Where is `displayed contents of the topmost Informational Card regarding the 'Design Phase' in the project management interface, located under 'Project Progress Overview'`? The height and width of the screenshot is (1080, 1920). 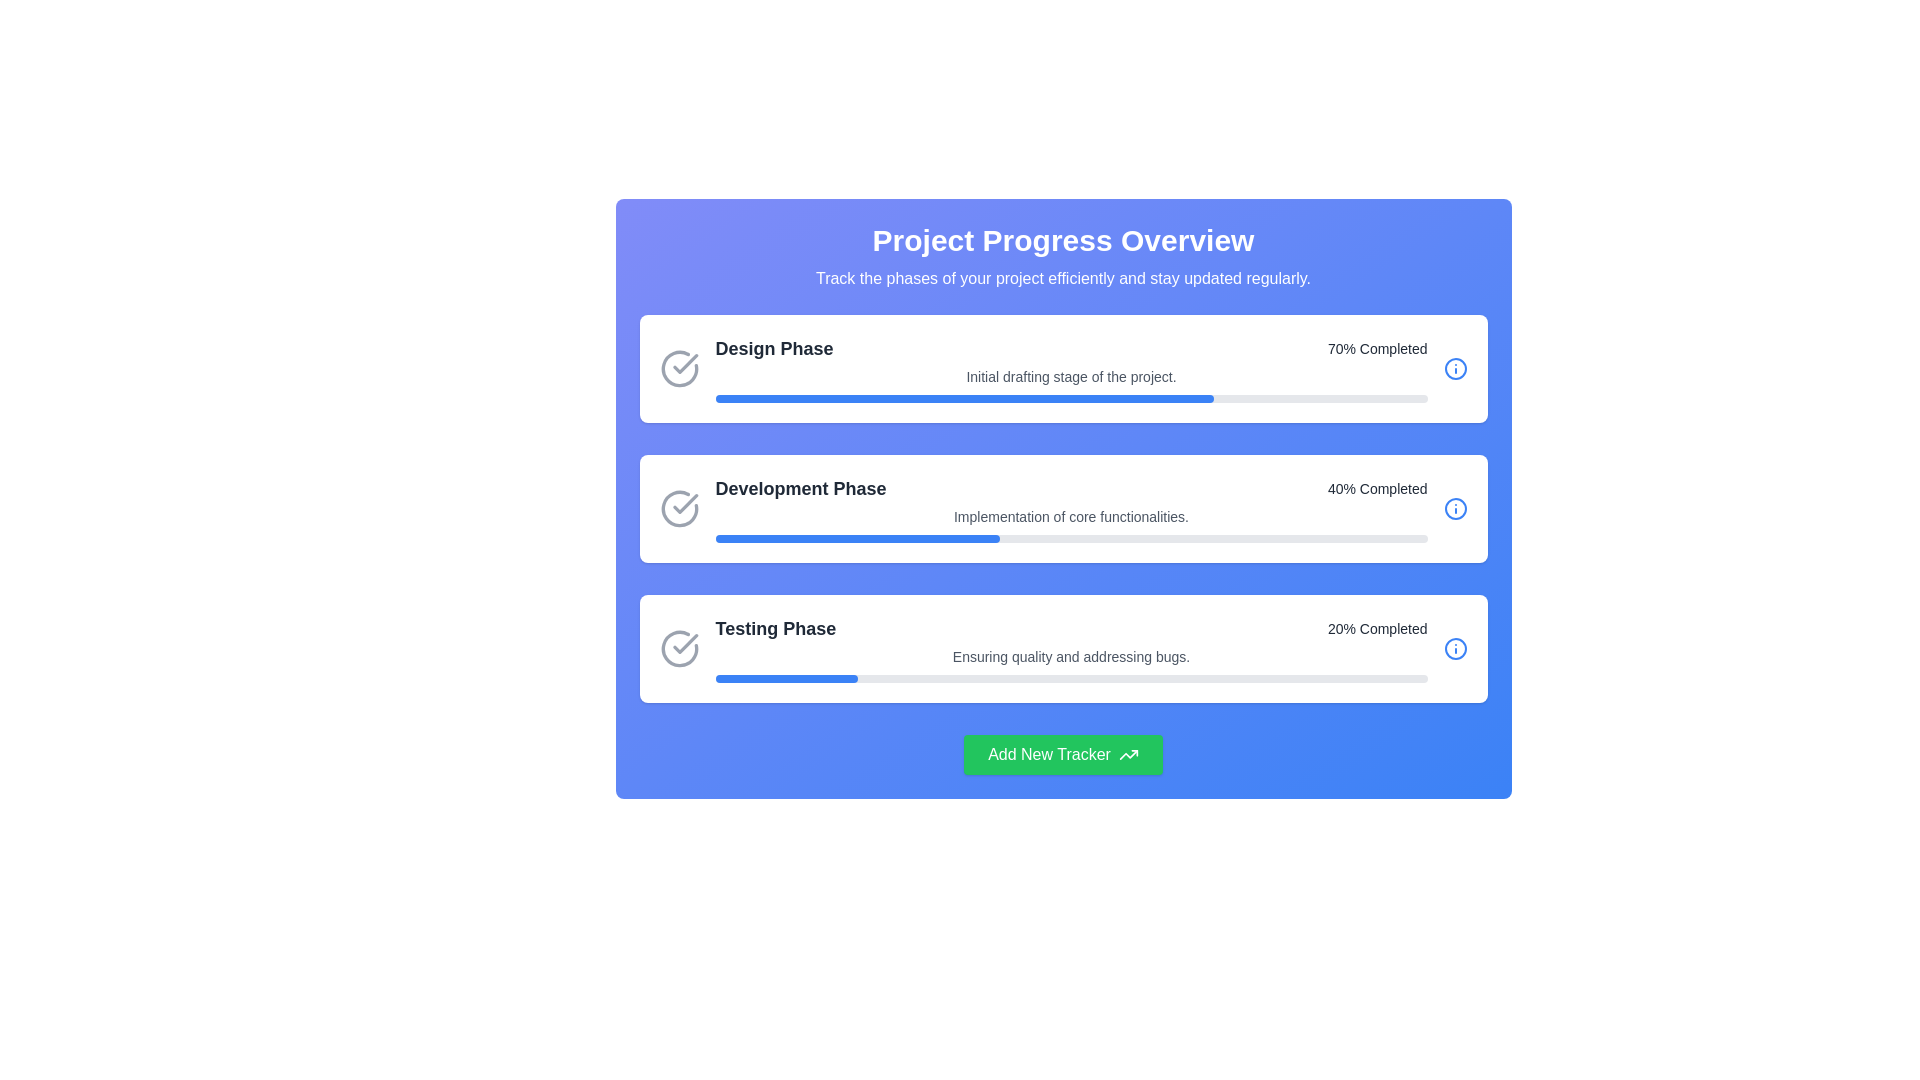
displayed contents of the topmost Informational Card regarding the 'Design Phase' in the project management interface, located under 'Project Progress Overview' is located at coordinates (1070, 369).